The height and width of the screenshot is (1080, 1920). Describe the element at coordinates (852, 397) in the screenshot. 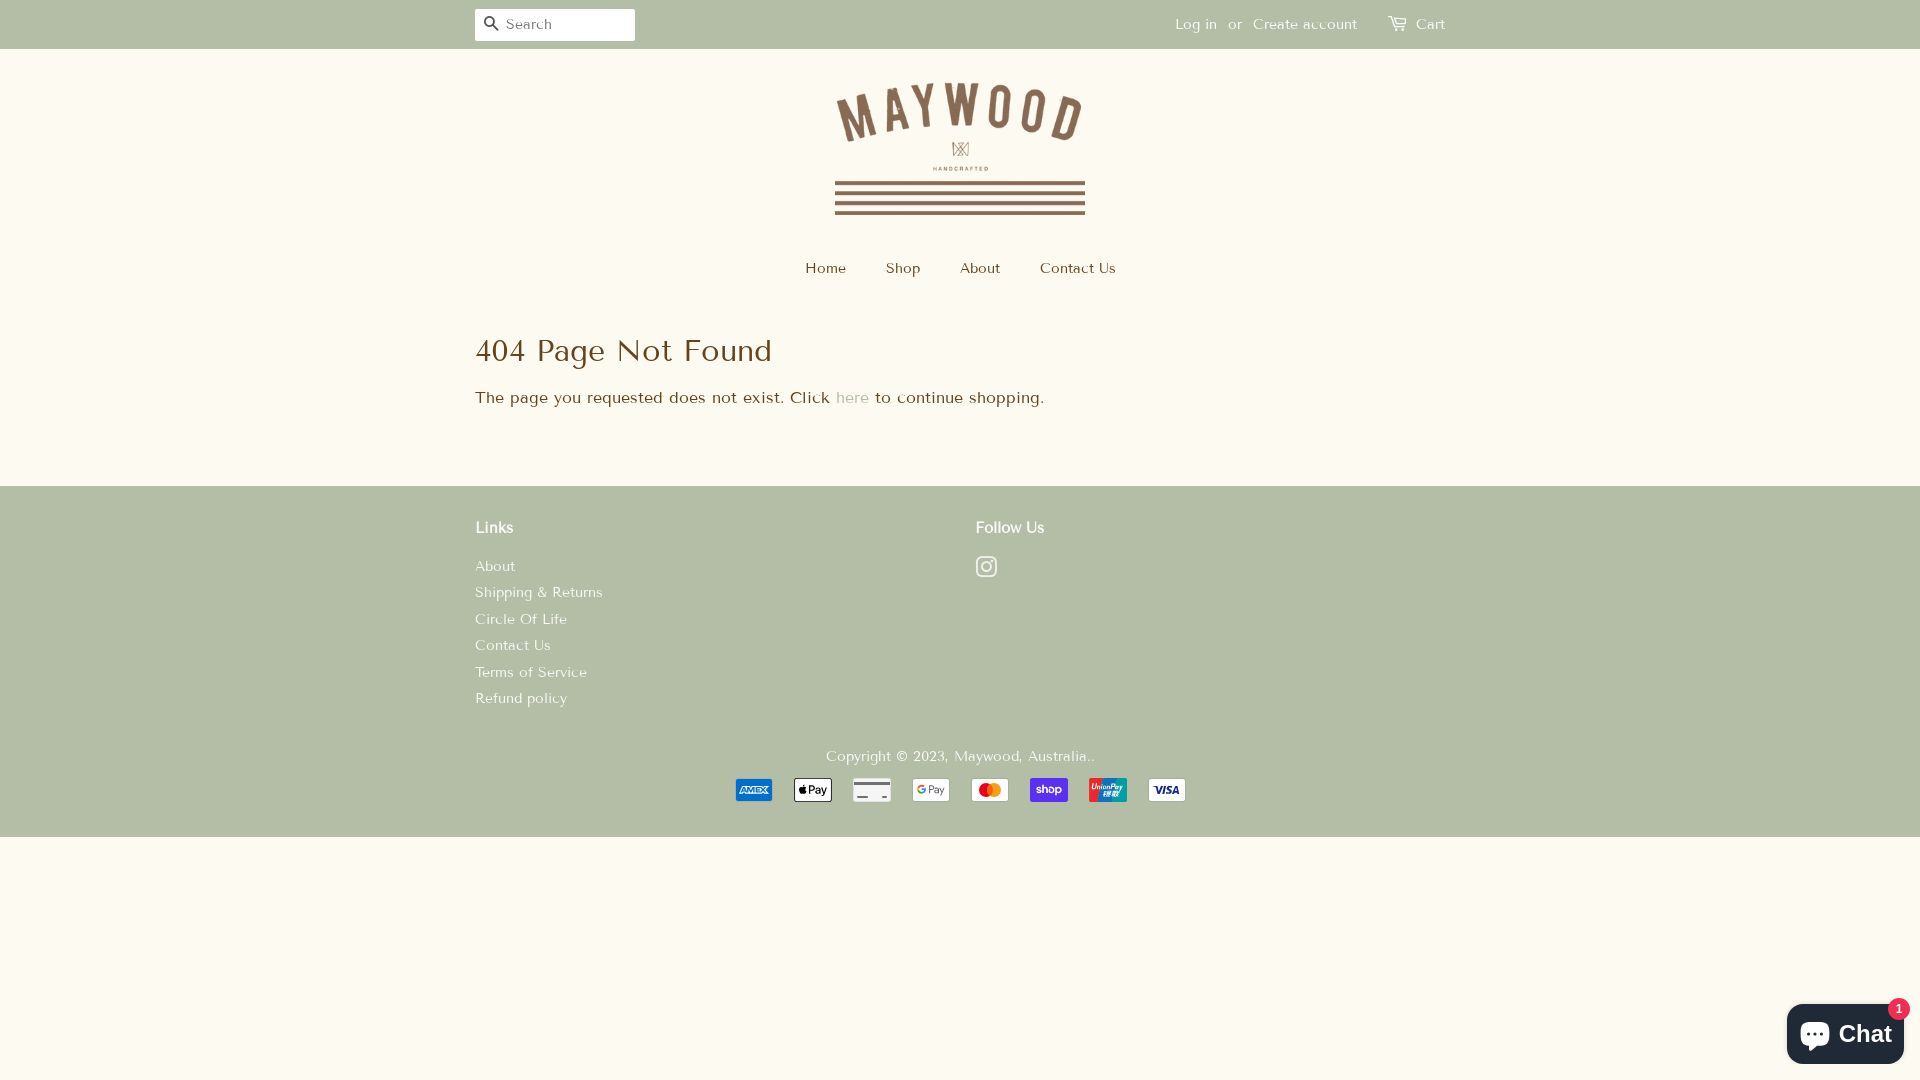

I see `'here'` at that location.